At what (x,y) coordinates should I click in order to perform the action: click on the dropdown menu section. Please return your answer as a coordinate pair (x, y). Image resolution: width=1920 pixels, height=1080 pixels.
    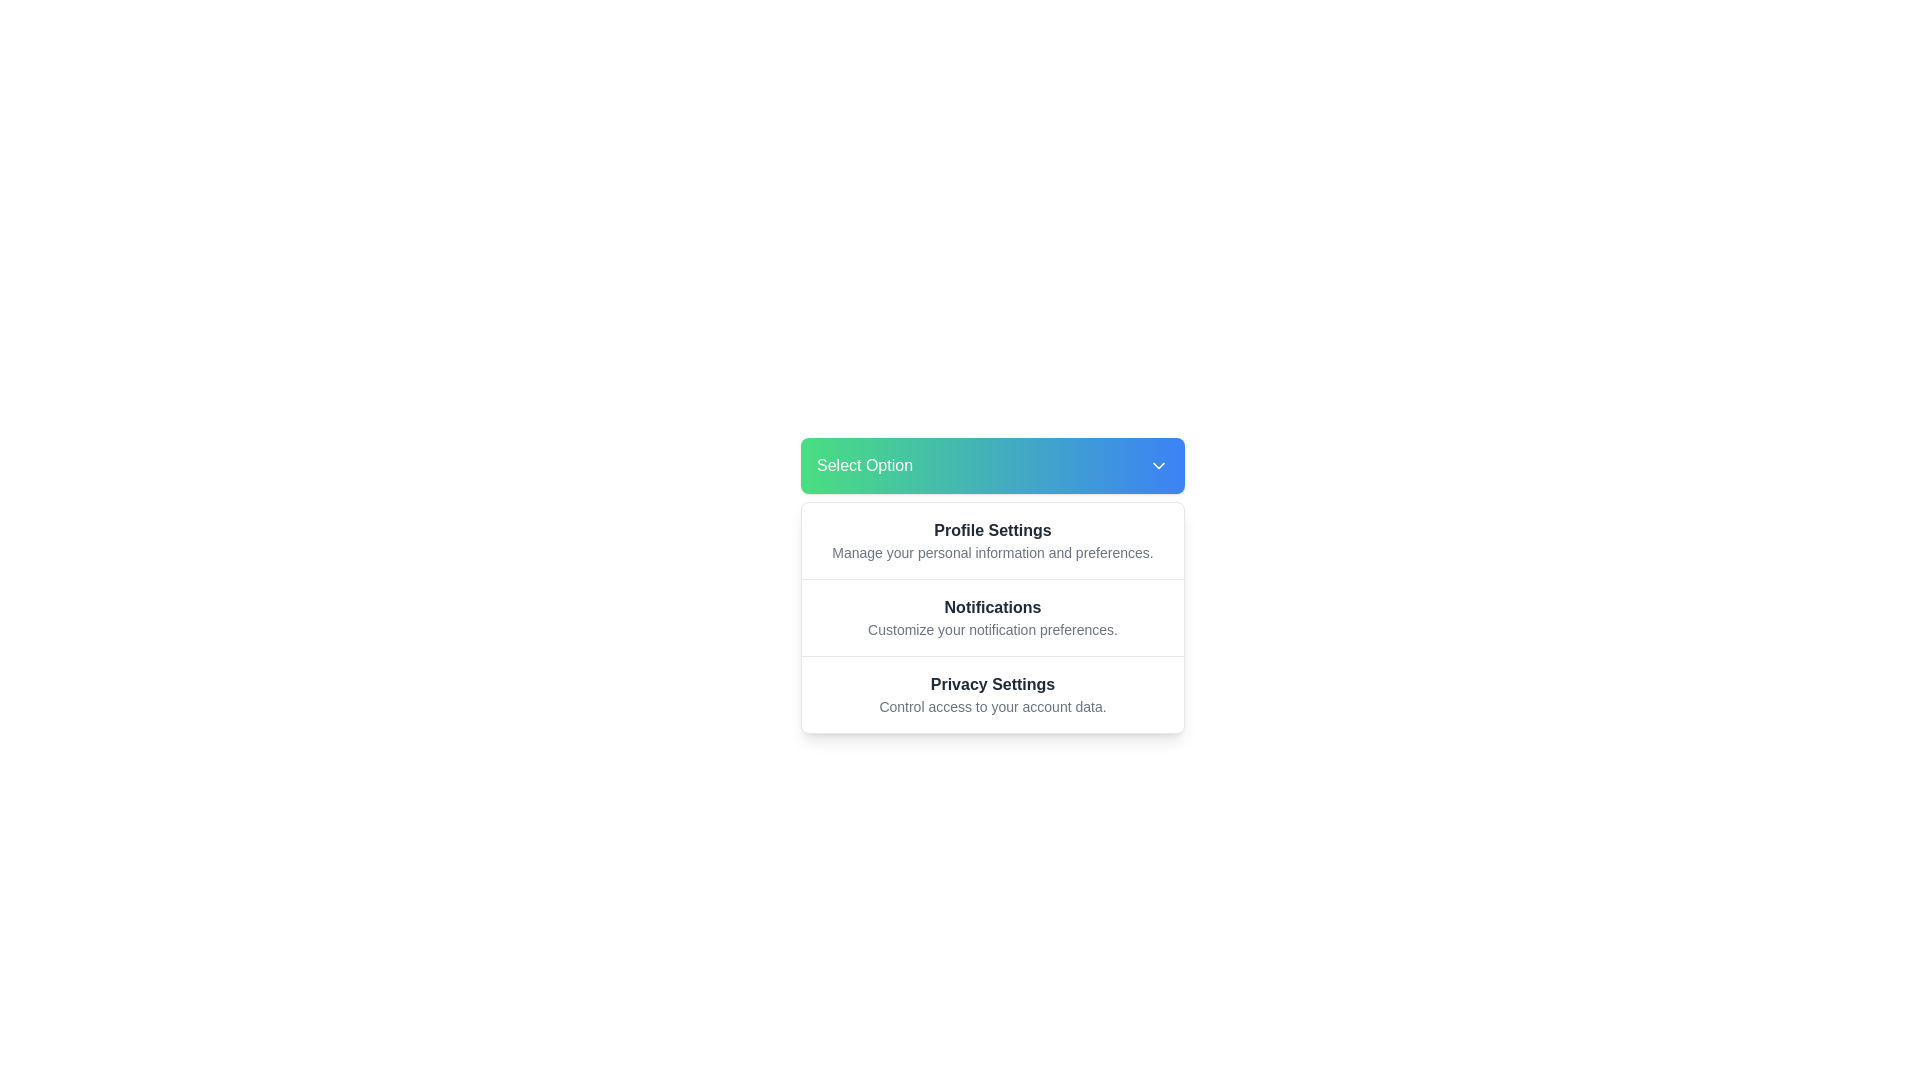
    Looking at the image, I should click on (993, 616).